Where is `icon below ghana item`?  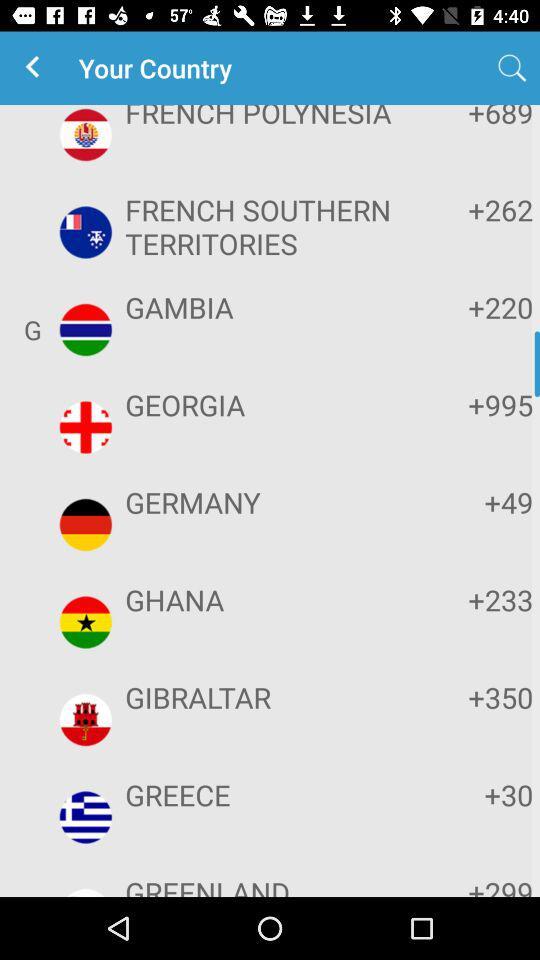
icon below ghana item is located at coordinates (267, 697).